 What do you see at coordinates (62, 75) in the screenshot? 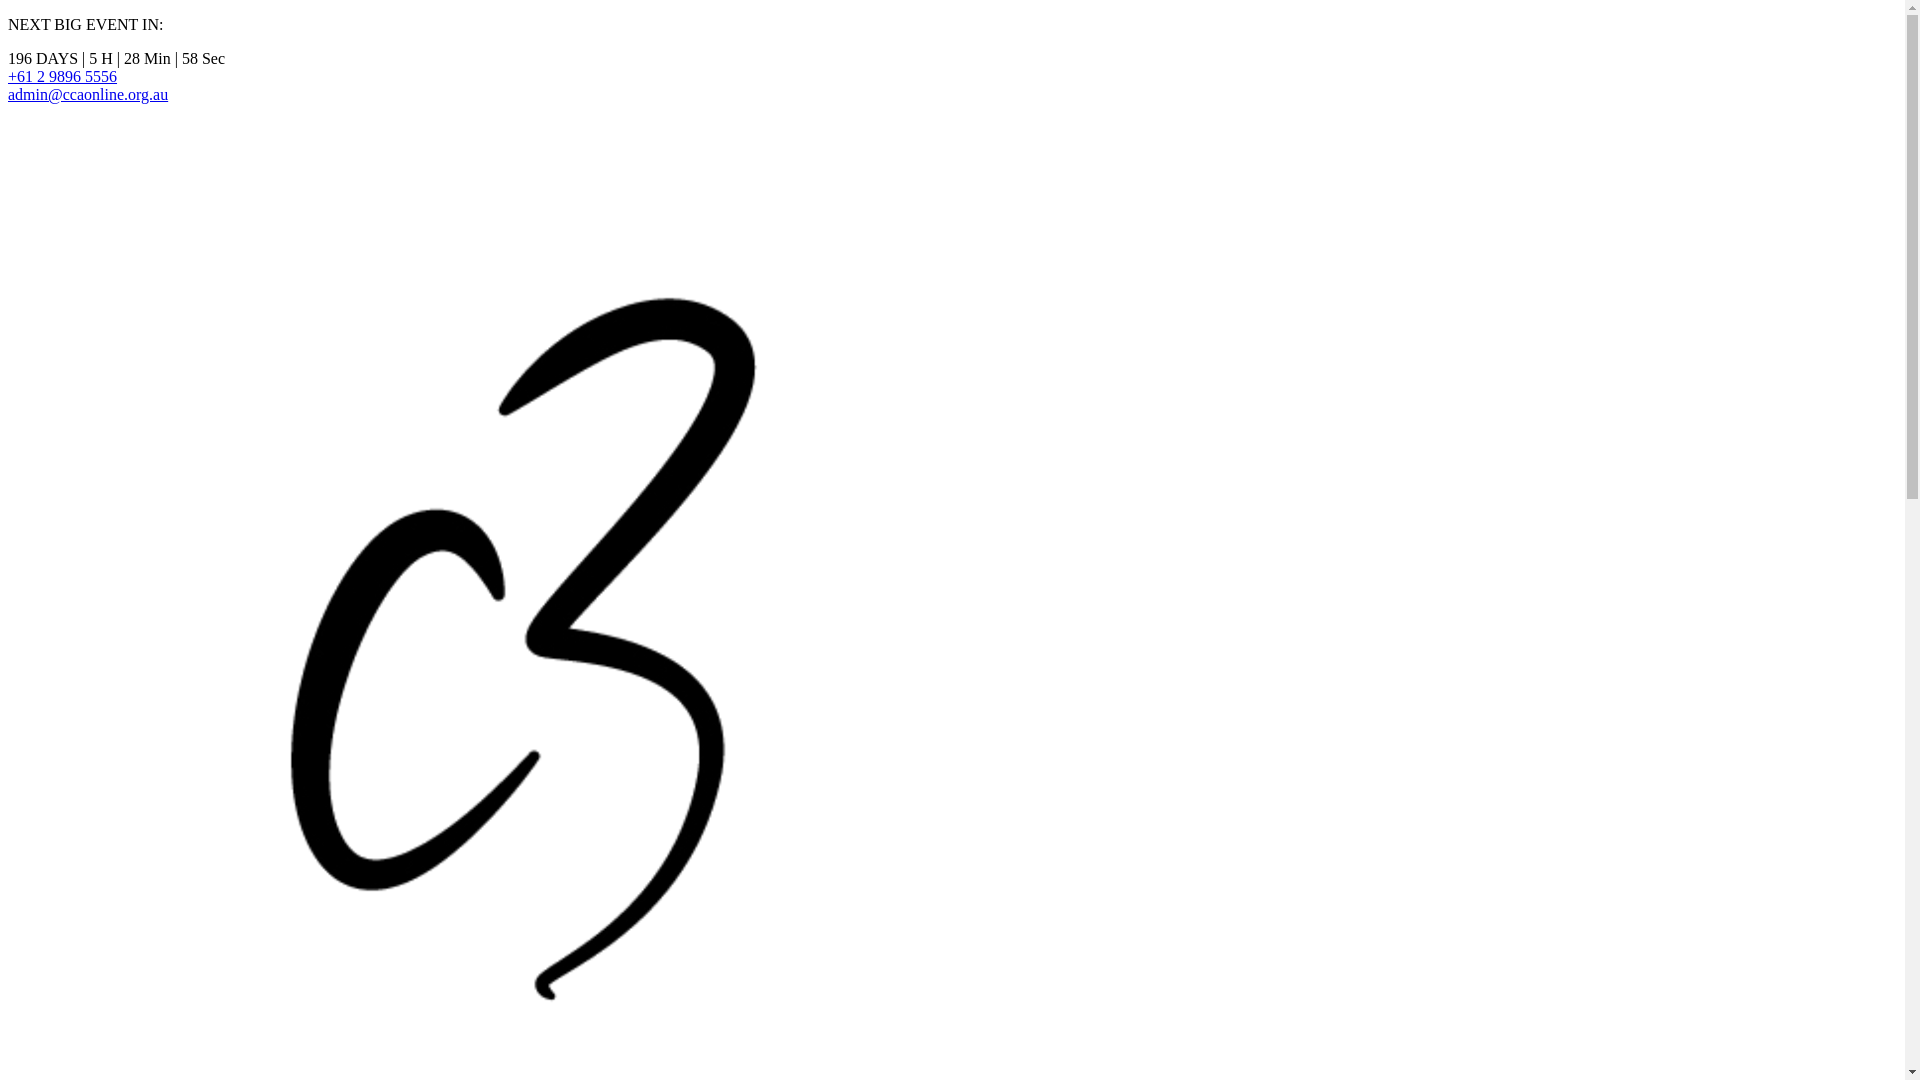
I see `'+61 2 9896 5556'` at bounding box center [62, 75].